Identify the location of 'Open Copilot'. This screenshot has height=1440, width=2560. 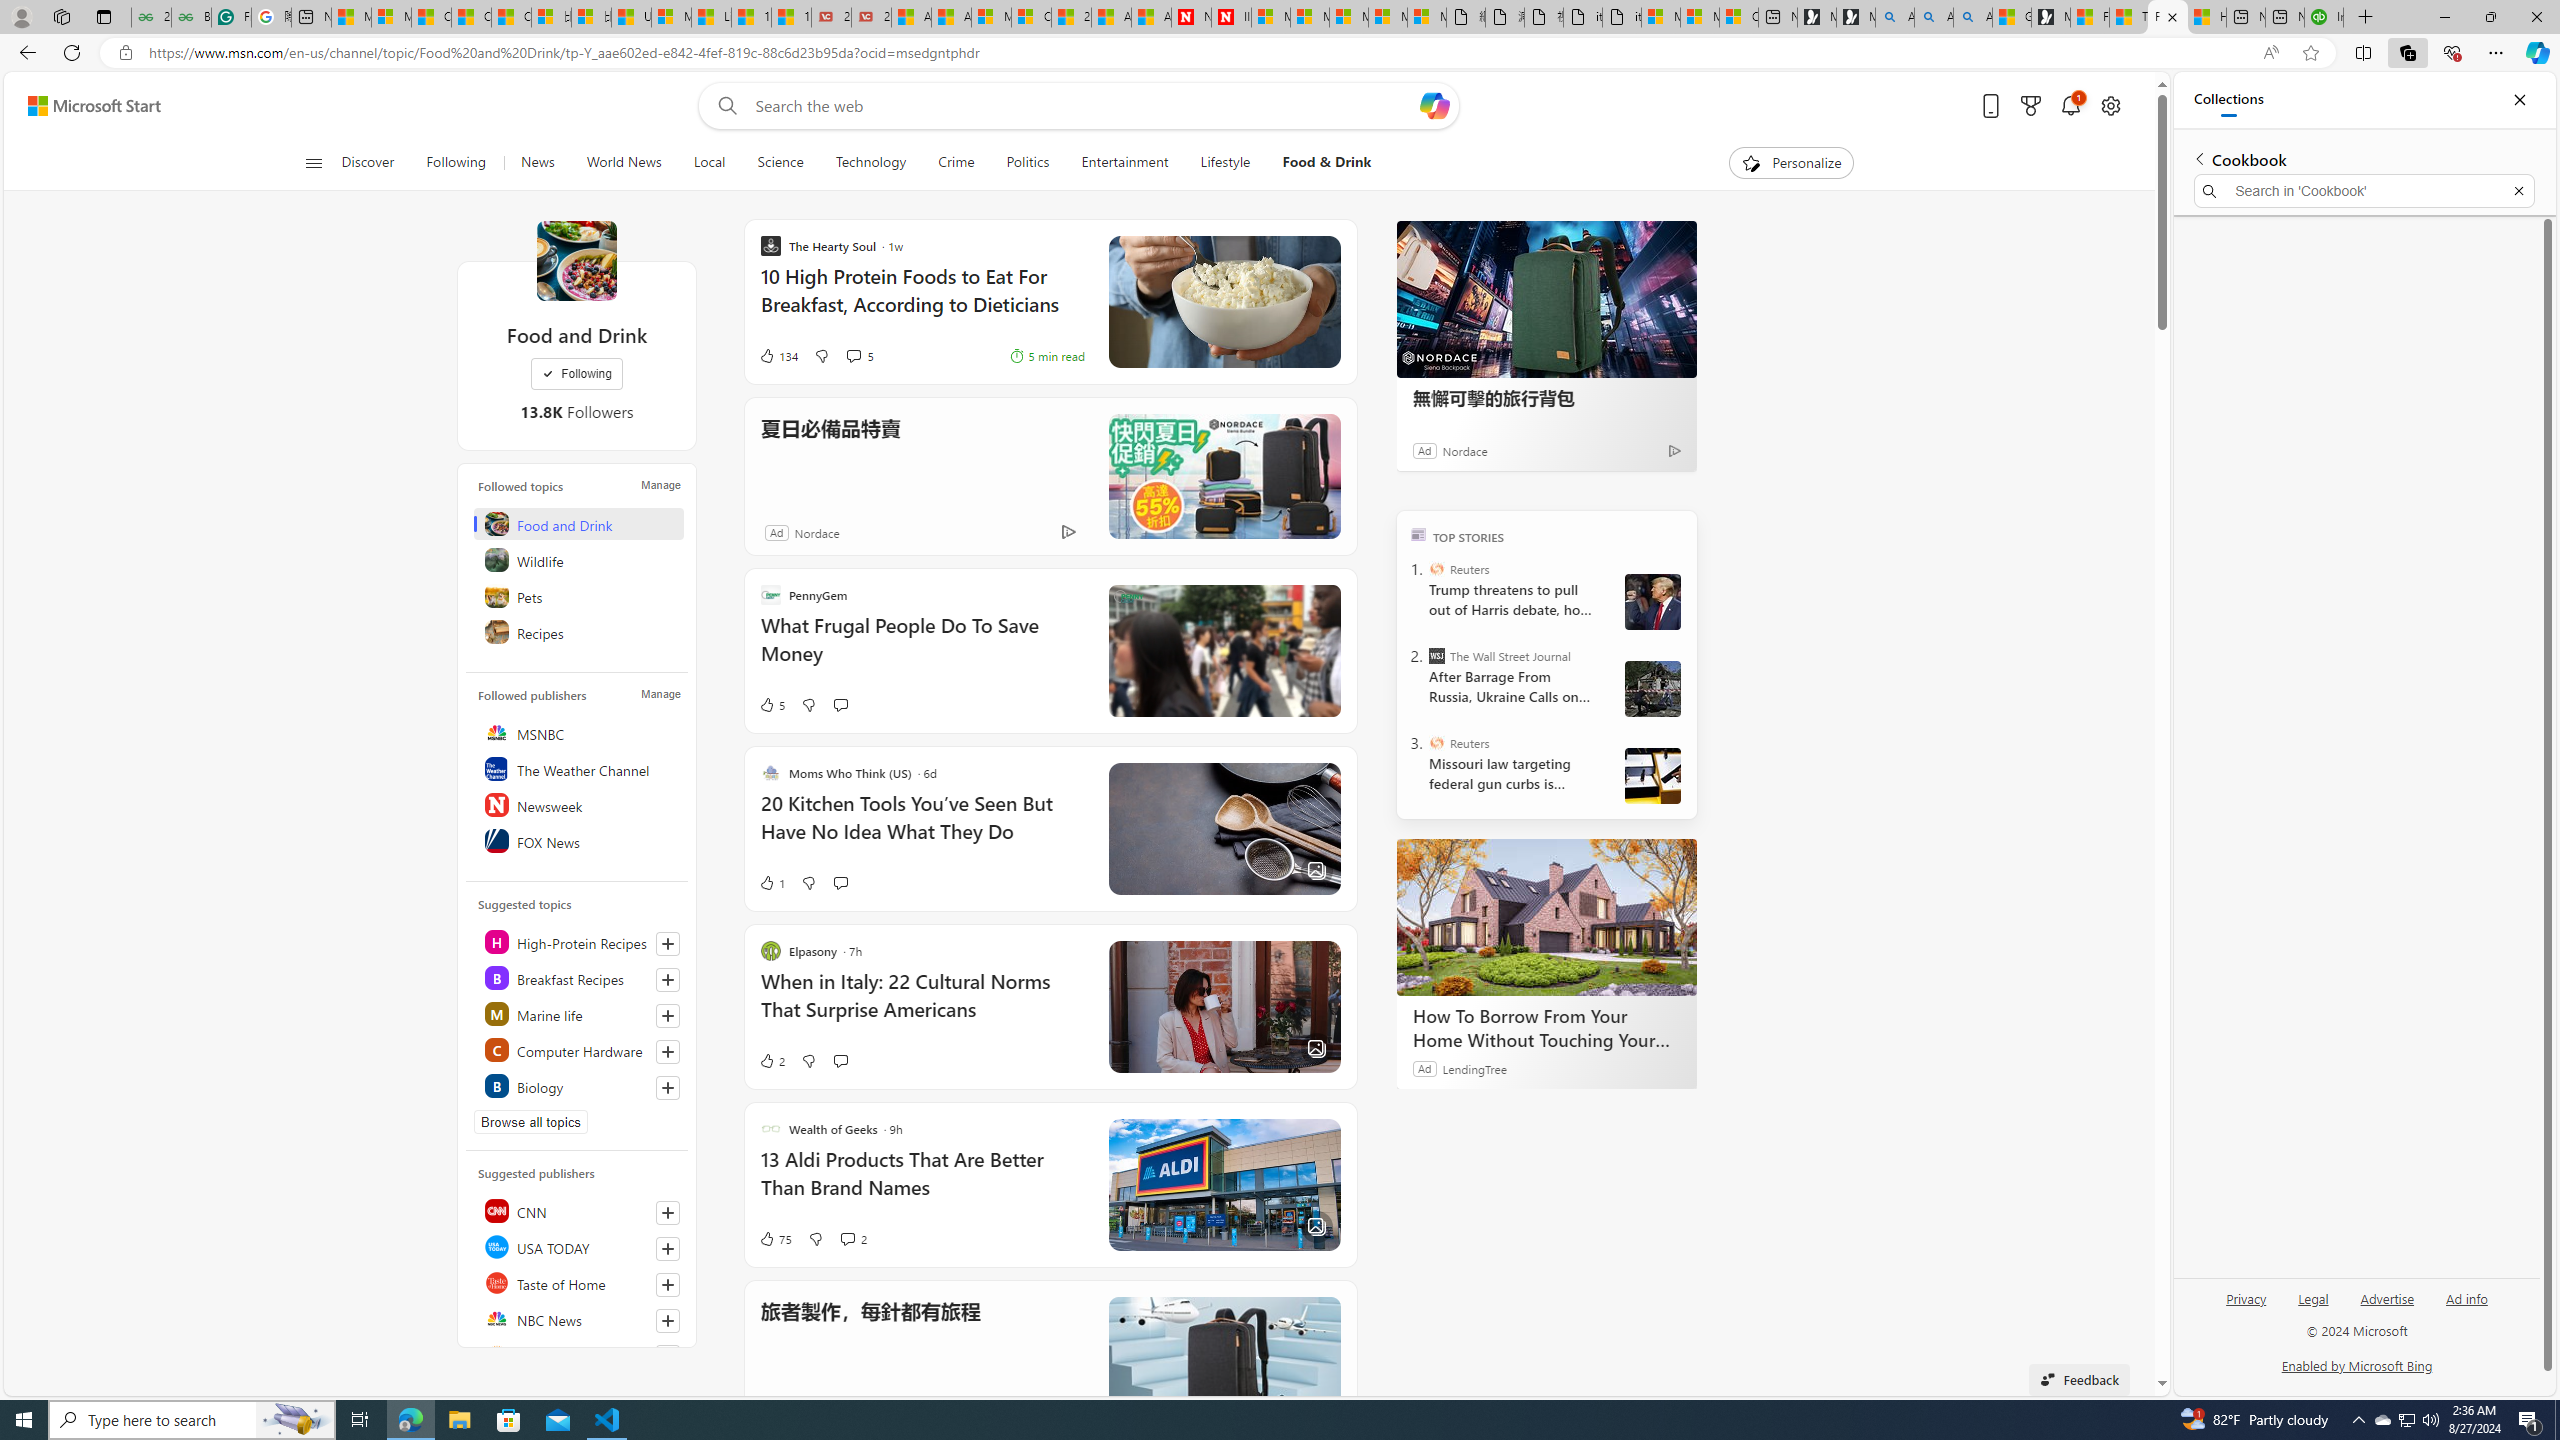
(1435, 104).